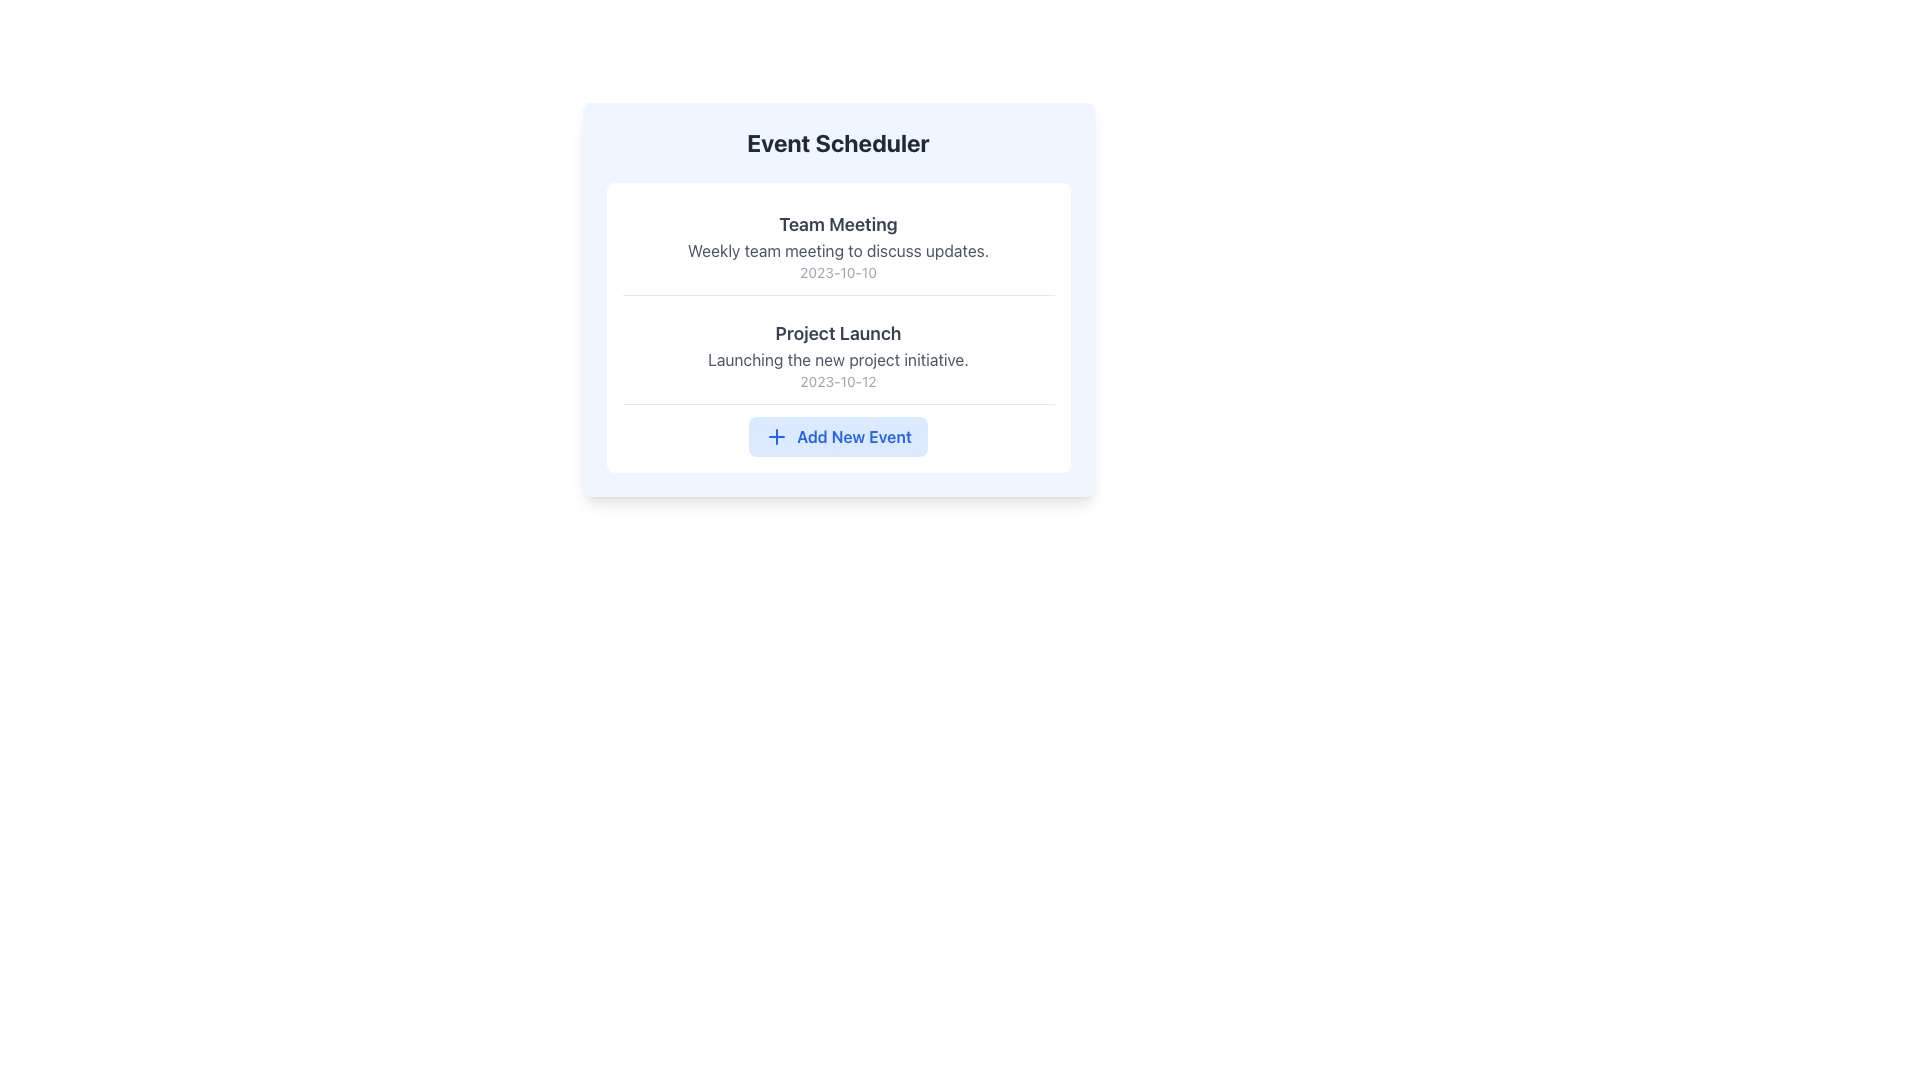  Describe the element at coordinates (838, 381) in the screenshot. I see `the text label indicating the scheduled date for the 'Project Launch' event, located at the bottom of the section following 'Launching the new project initiative.'` at that location.